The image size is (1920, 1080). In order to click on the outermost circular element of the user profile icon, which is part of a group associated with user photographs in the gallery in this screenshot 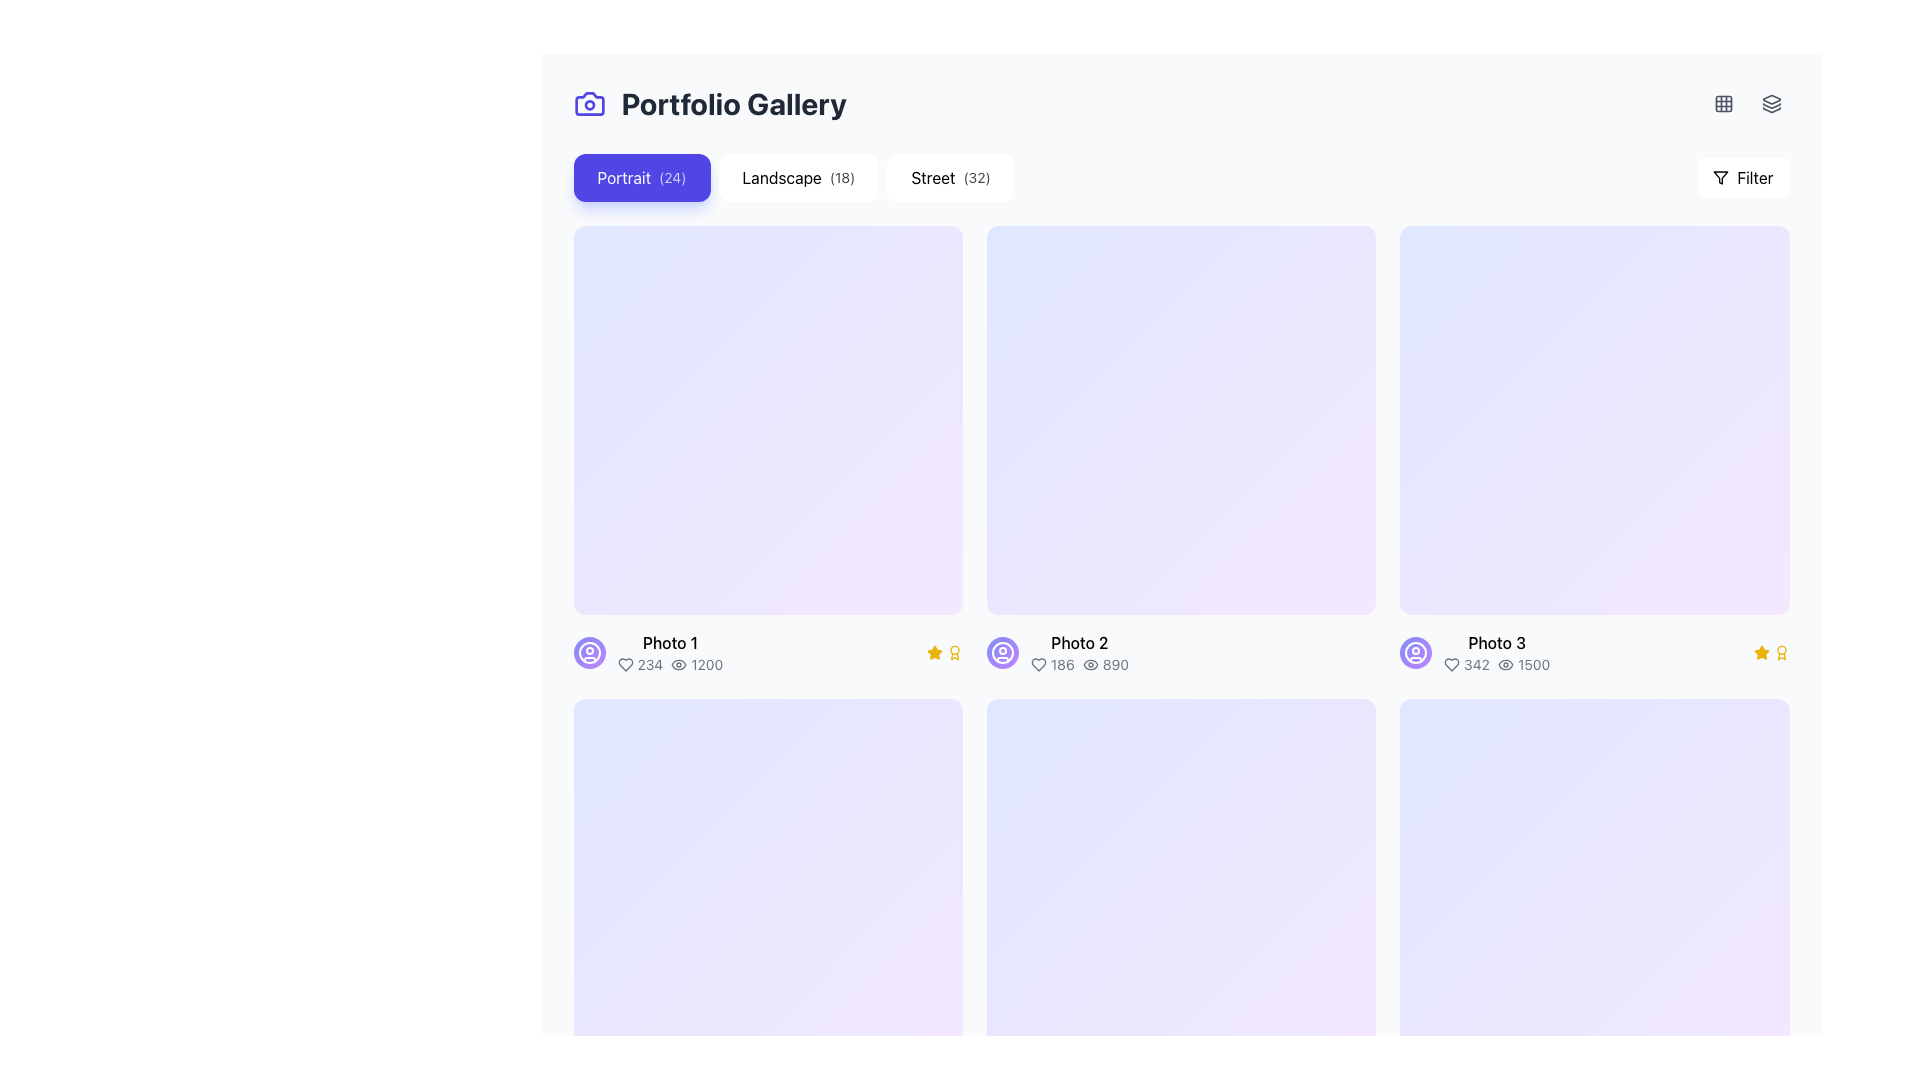, I will do `click(1002, 653)`.